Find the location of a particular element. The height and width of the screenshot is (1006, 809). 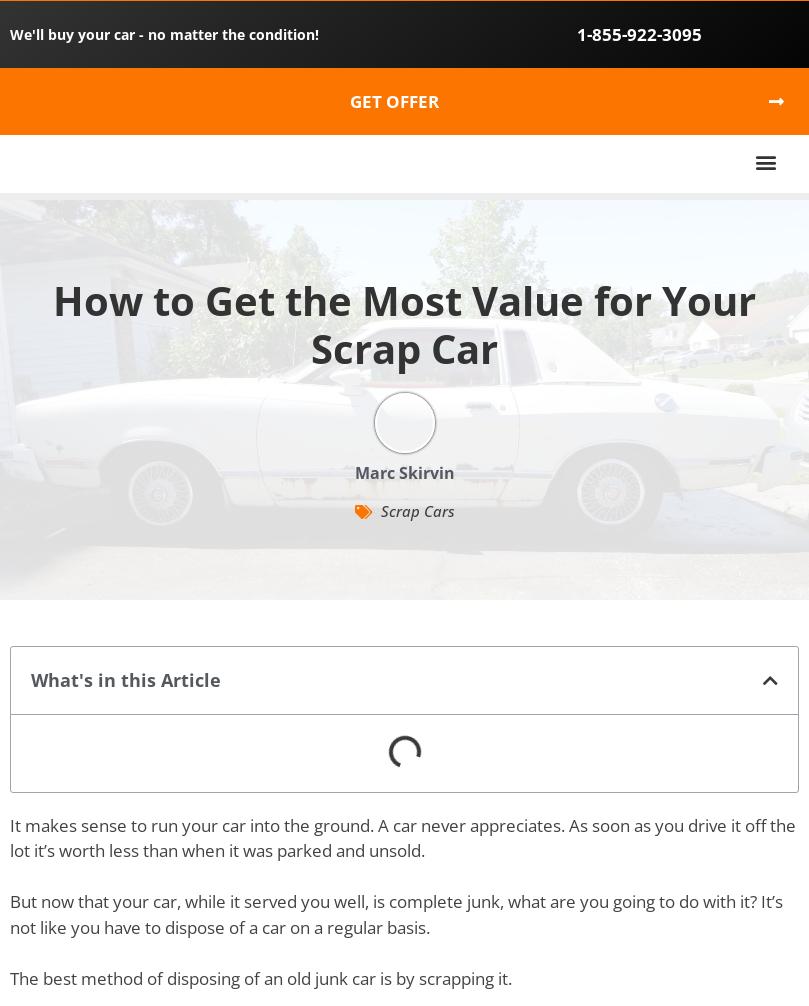

'But now that your car, while it served you well, is complete junk, what are you going to do with it? It’s not like you have to dispose of a car on a regular basis.' is located at coordinates (396, 912).